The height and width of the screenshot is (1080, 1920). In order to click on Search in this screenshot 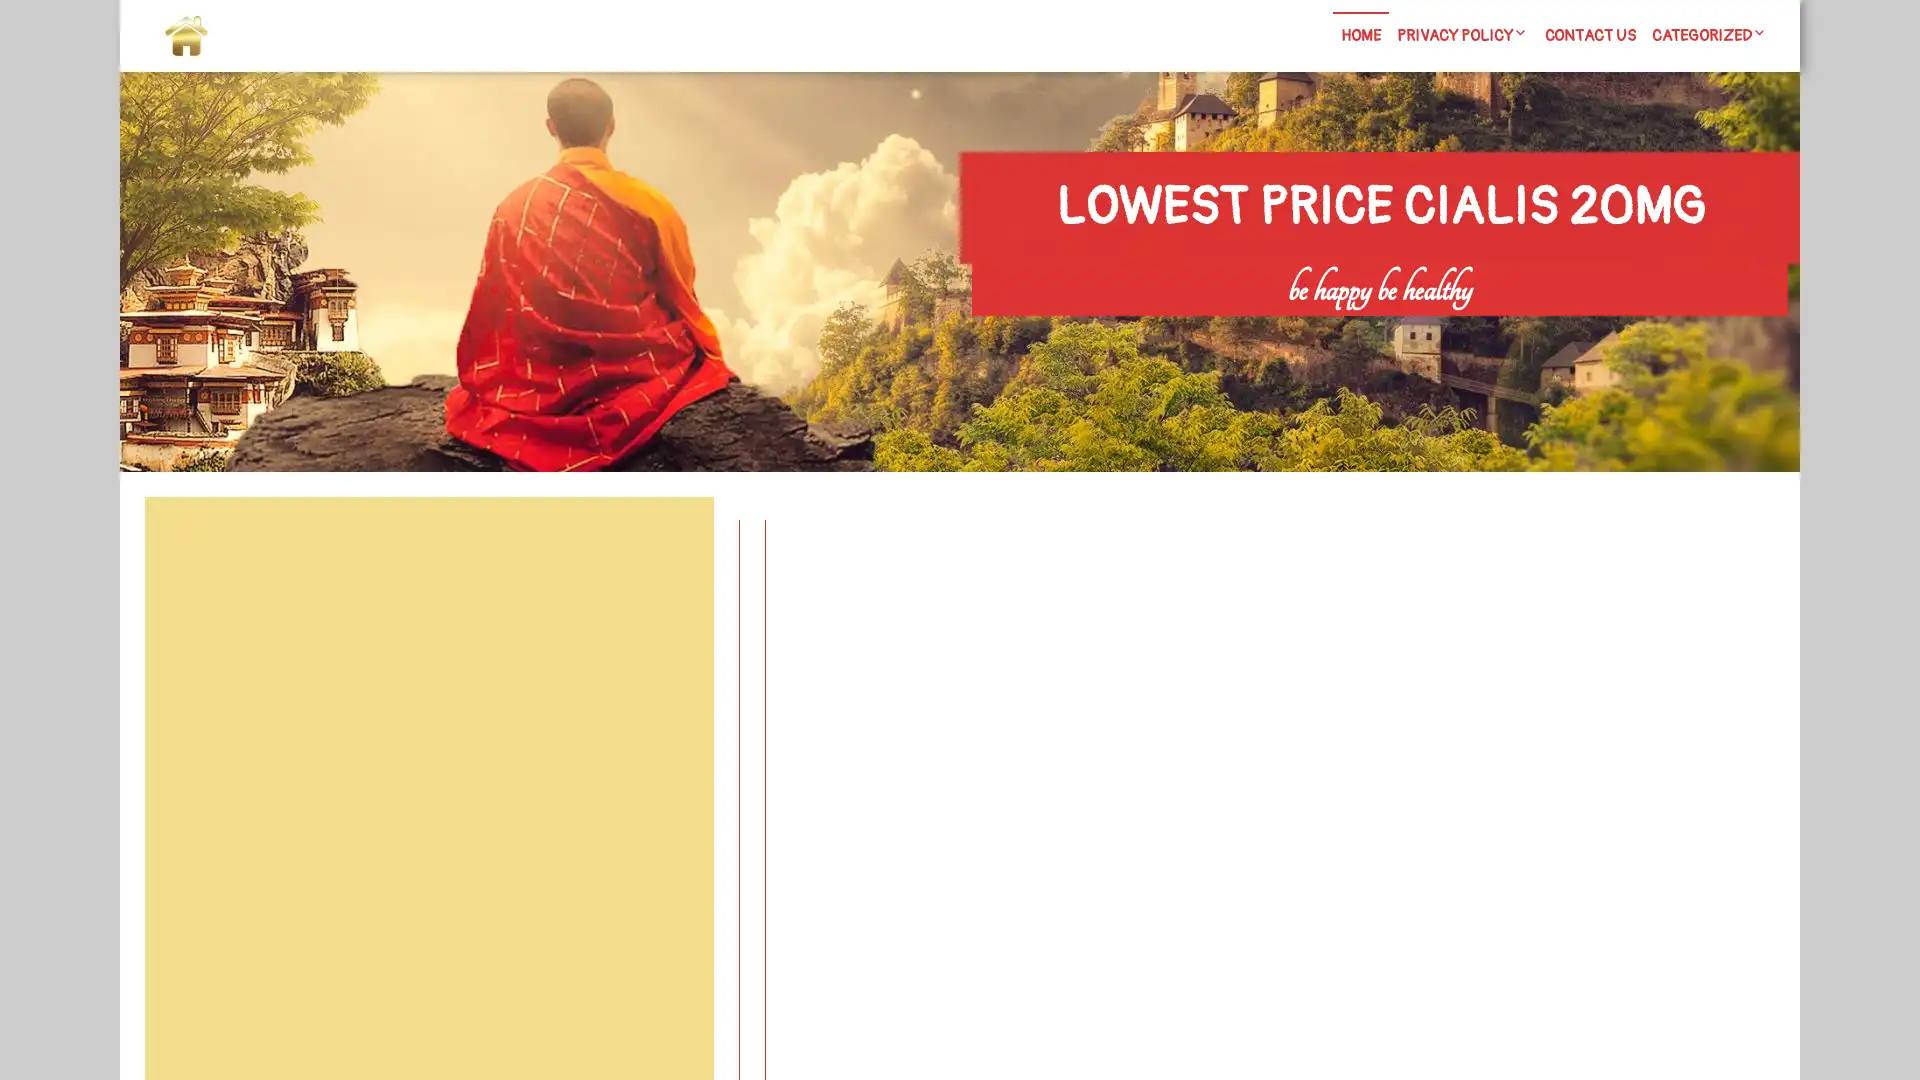, I will do `click(667, 545)`.